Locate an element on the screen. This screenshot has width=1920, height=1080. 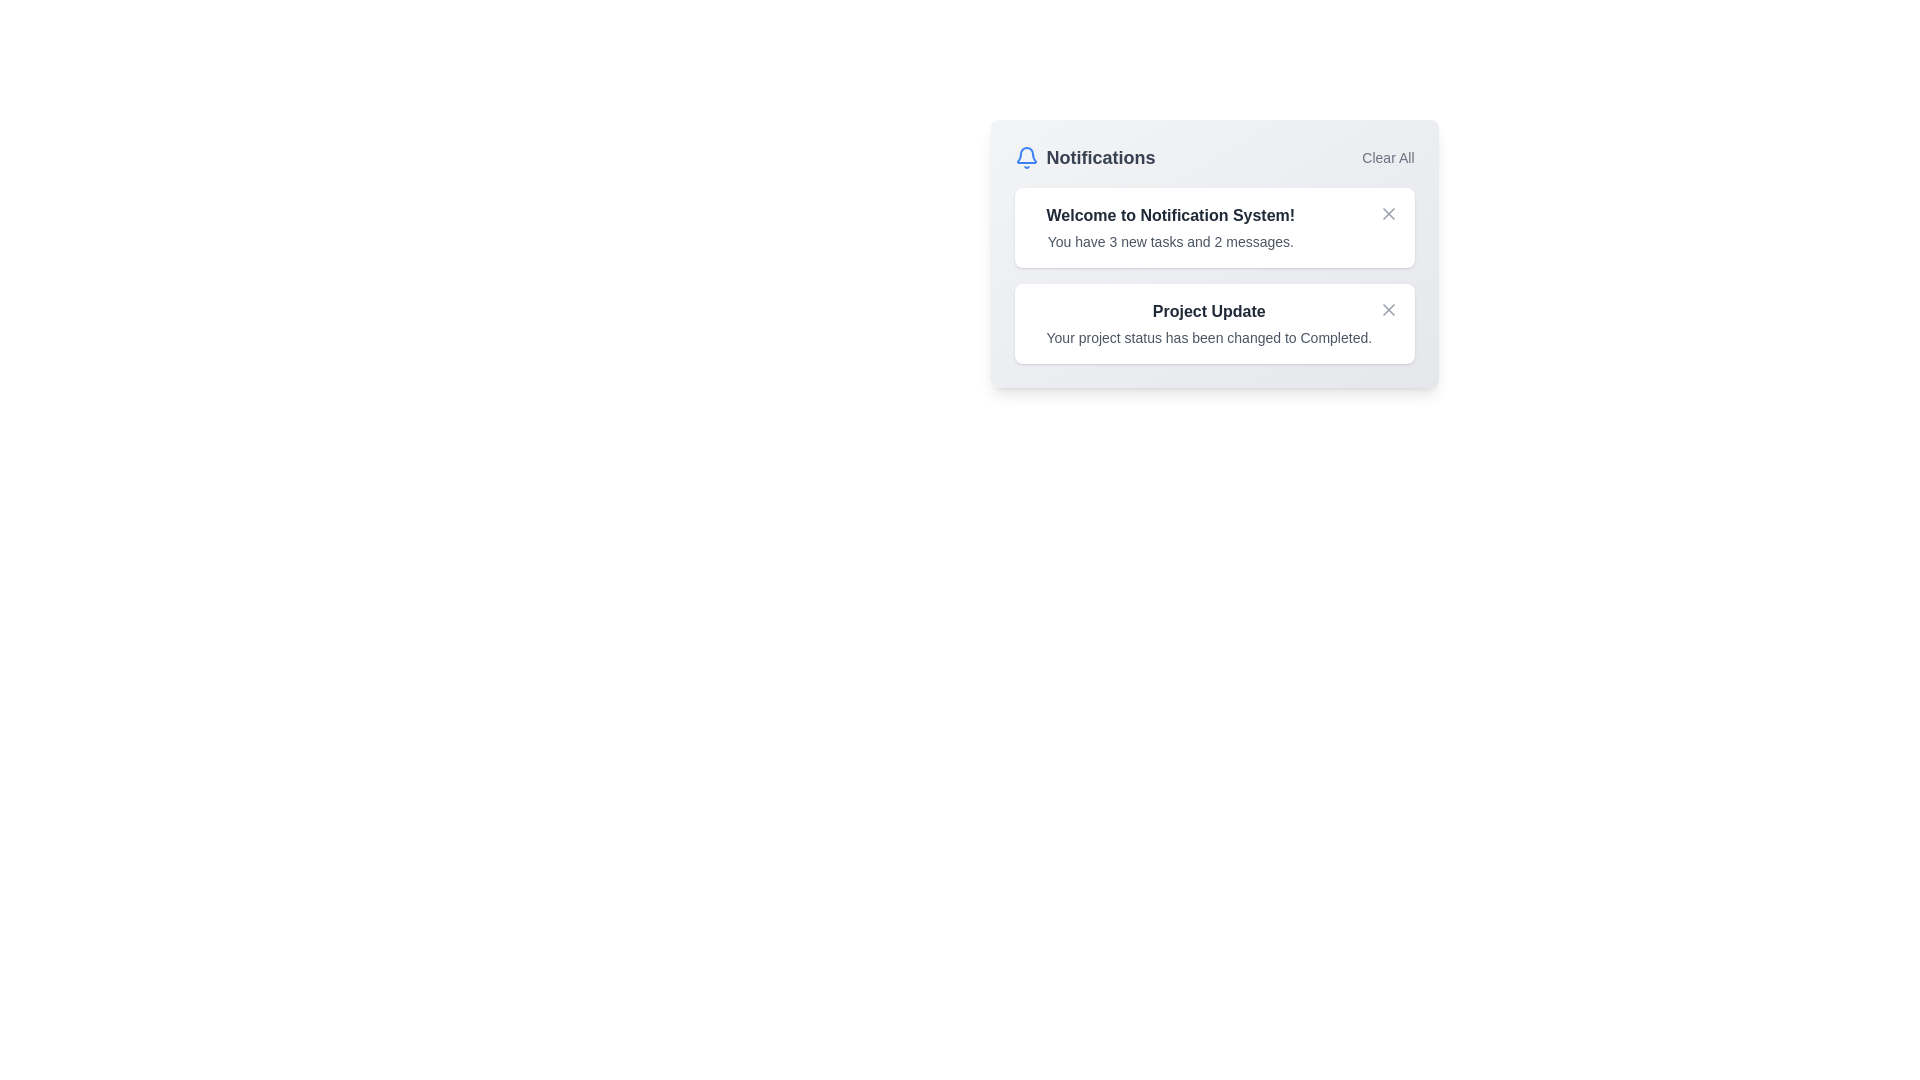
the 'Notifications' label with the blue bell icon located at the top-left corner of the notification panel is located at coordinates (1083, 157).